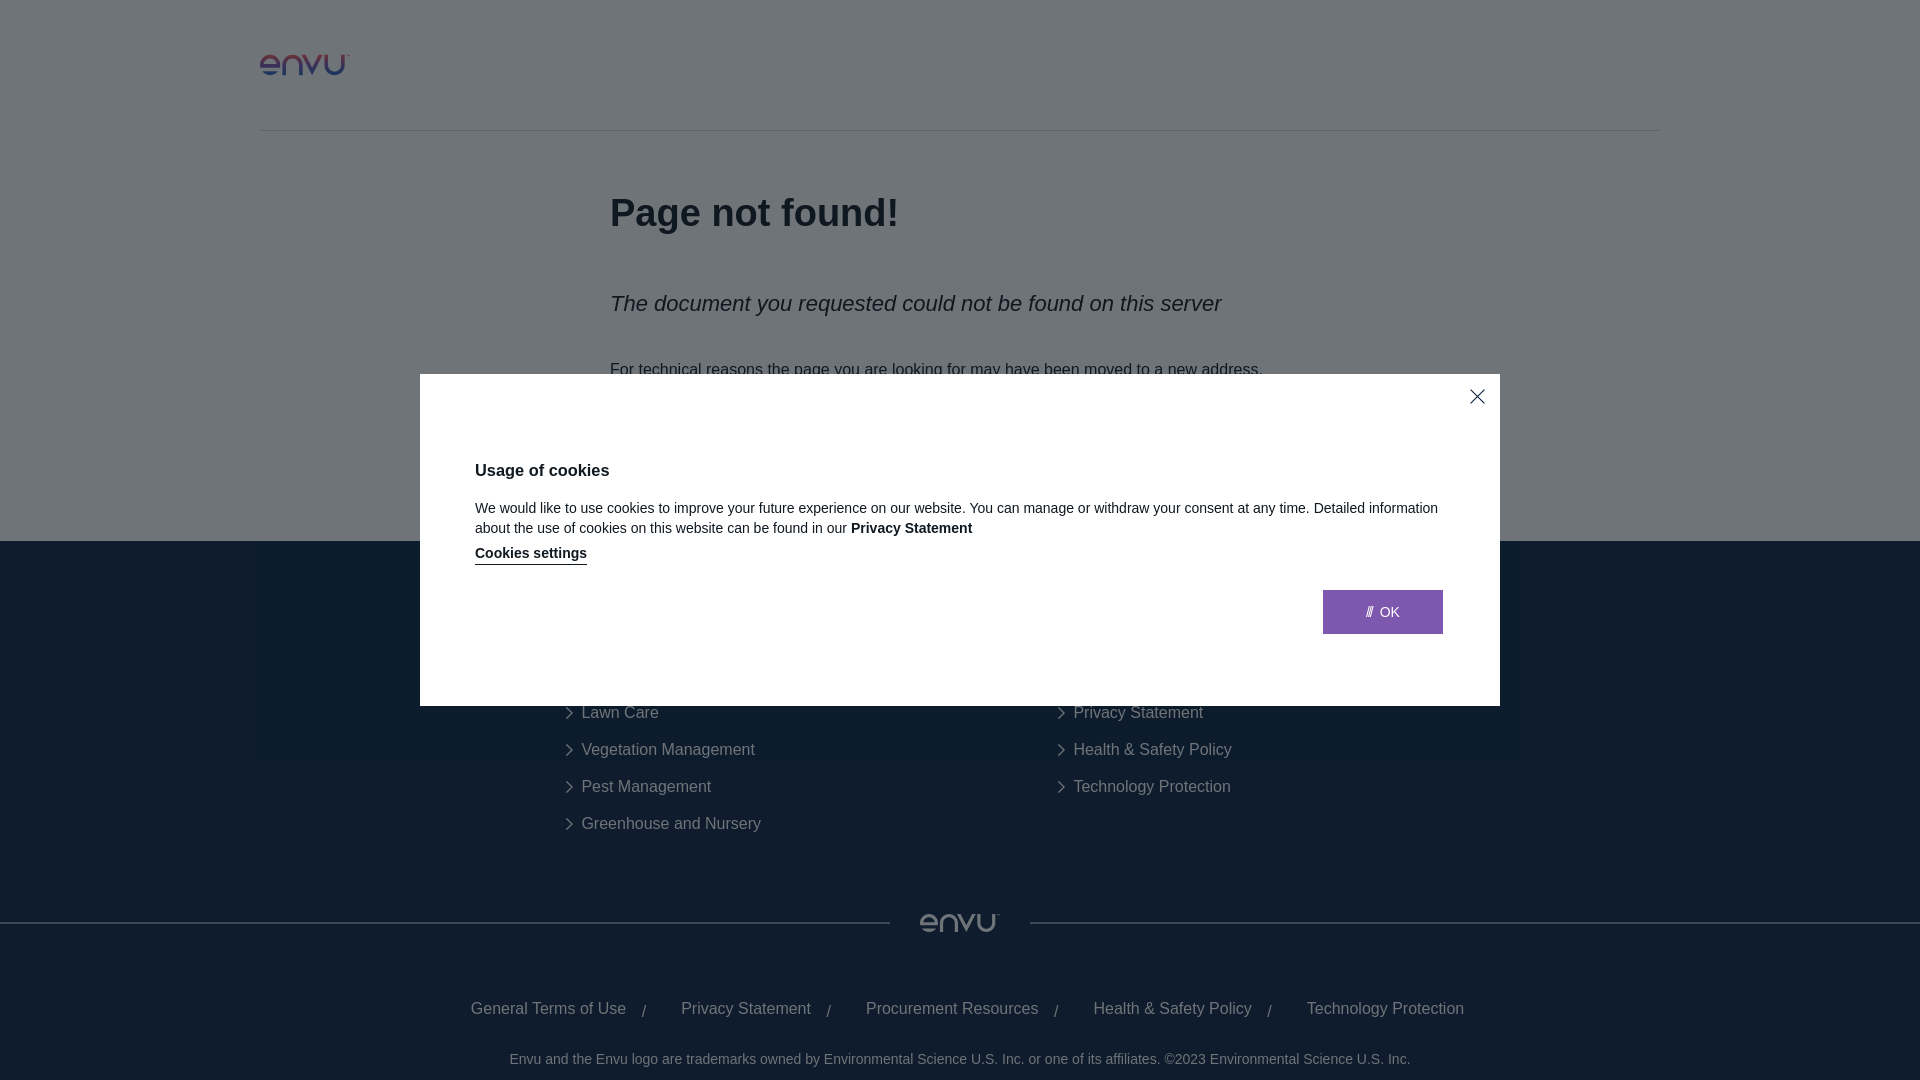 The height and width of the screenshot is (1080, 1920). What do you see at coordinates (660, 749) in the screenshot?
I see `'Vegetation Management'` at bounding box center [660, 749].